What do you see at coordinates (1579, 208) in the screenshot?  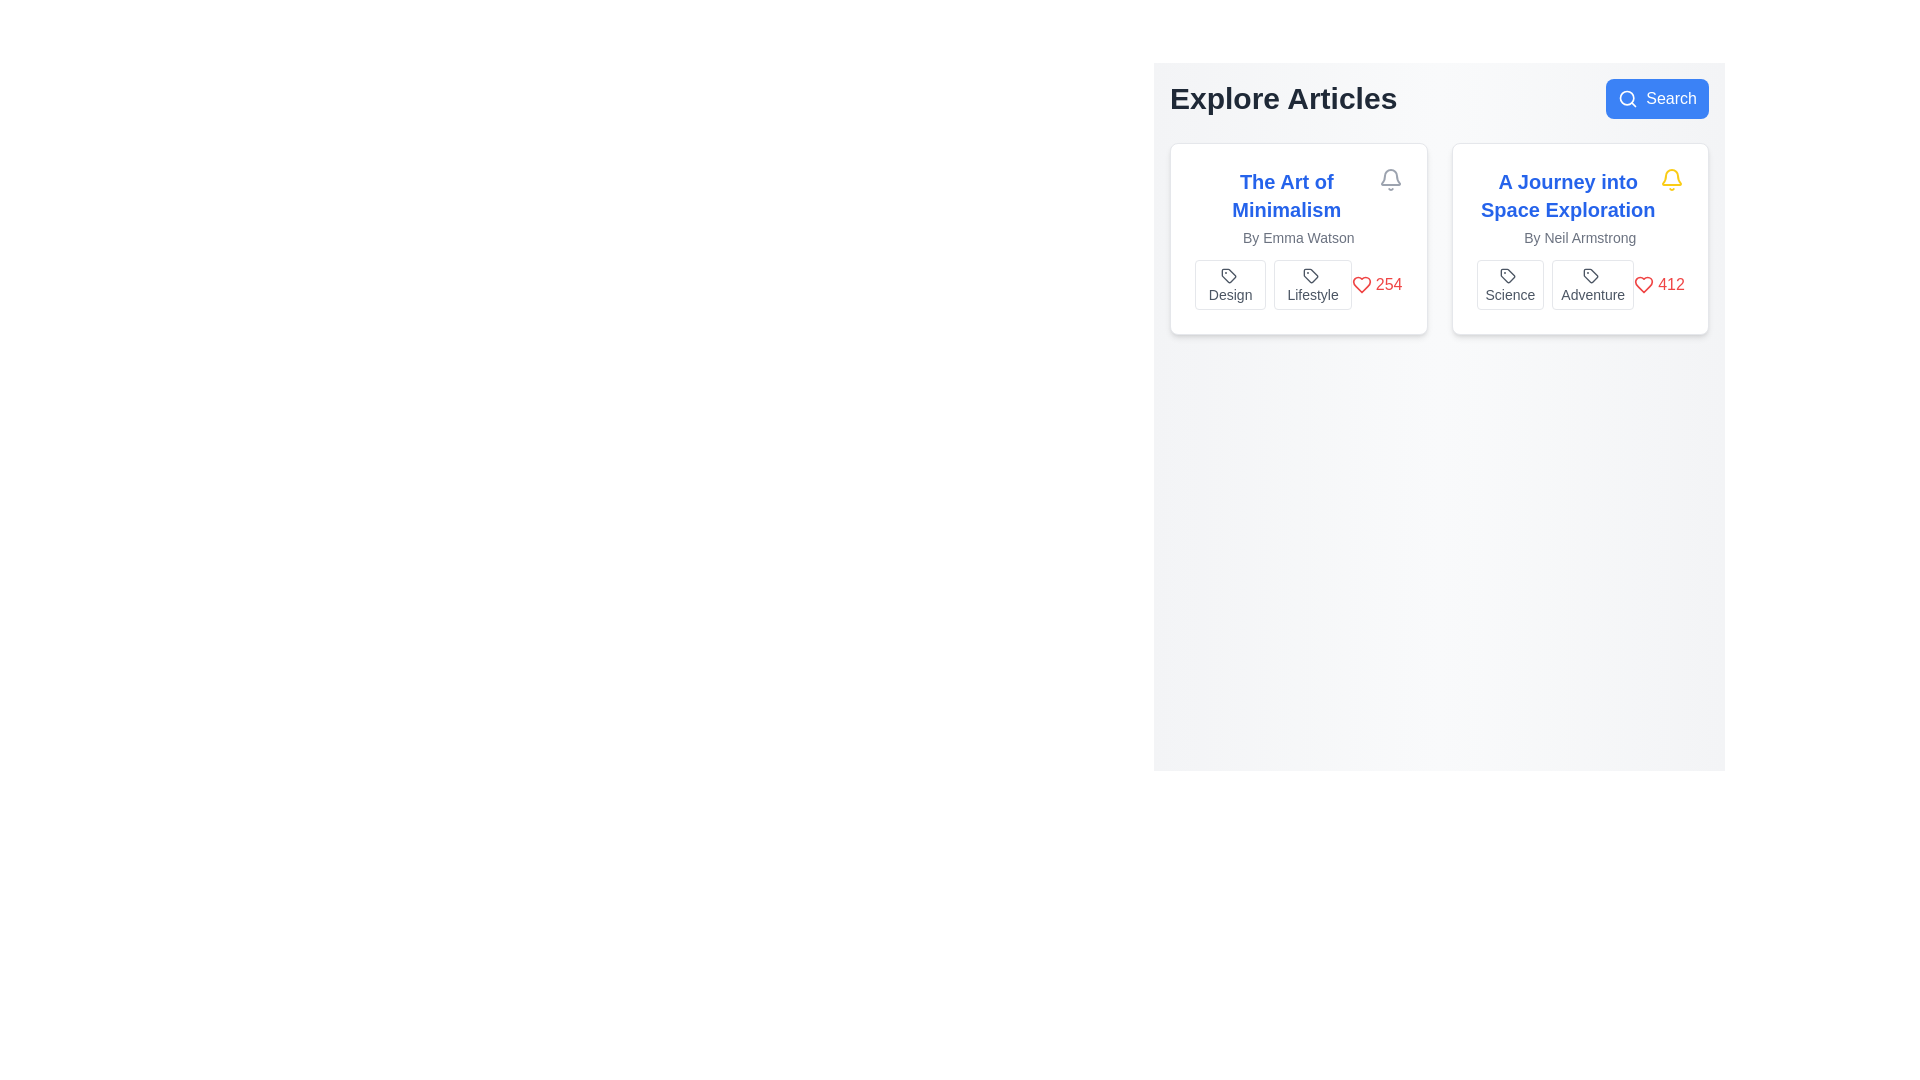 I see `the title and author information area of the article summary card located at the top section below the notification icon and above the tags and like count, specifically for the second card in a row of two cards` at bounding box center [1579, 208].